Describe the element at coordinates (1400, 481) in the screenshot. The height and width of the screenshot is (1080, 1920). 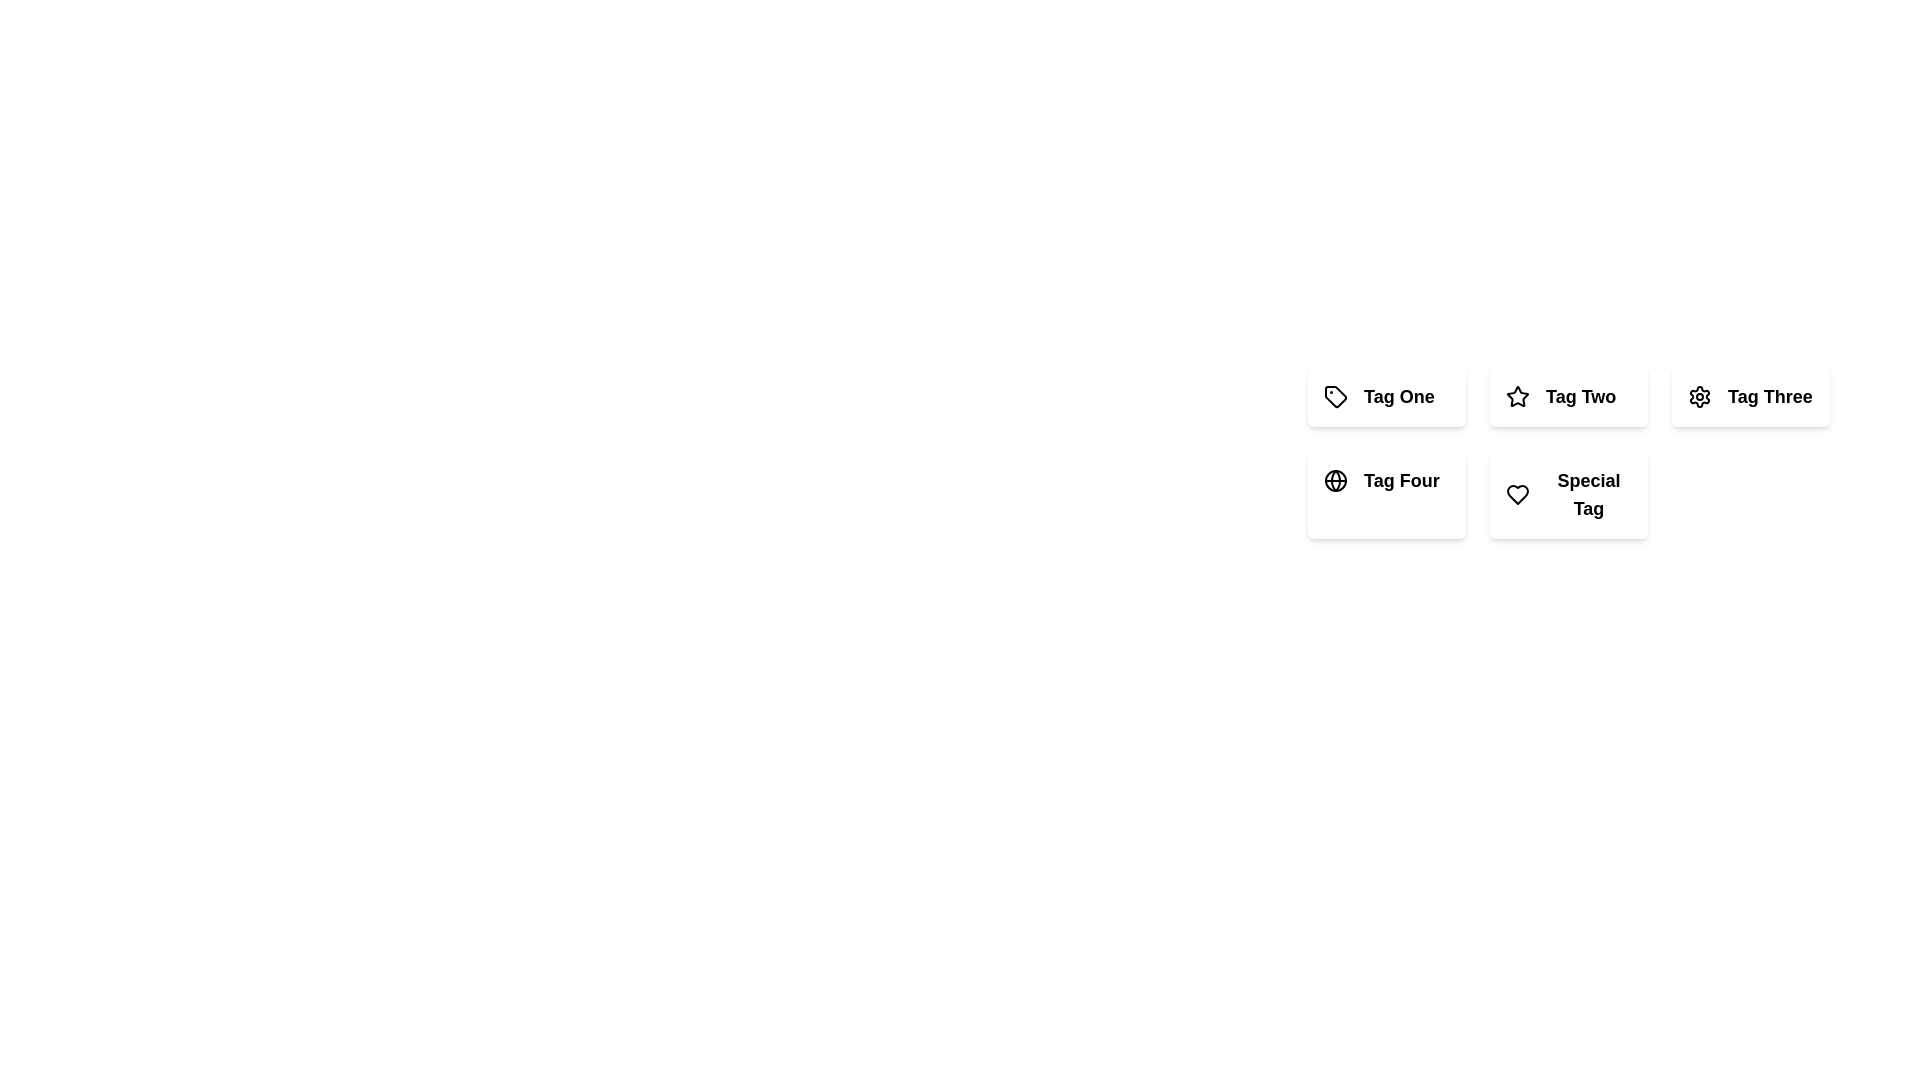
I see `the bold text label 'Tag Four', which is styled with a larger font size and located in the second row of a grid layout, first item in that row` at that location.